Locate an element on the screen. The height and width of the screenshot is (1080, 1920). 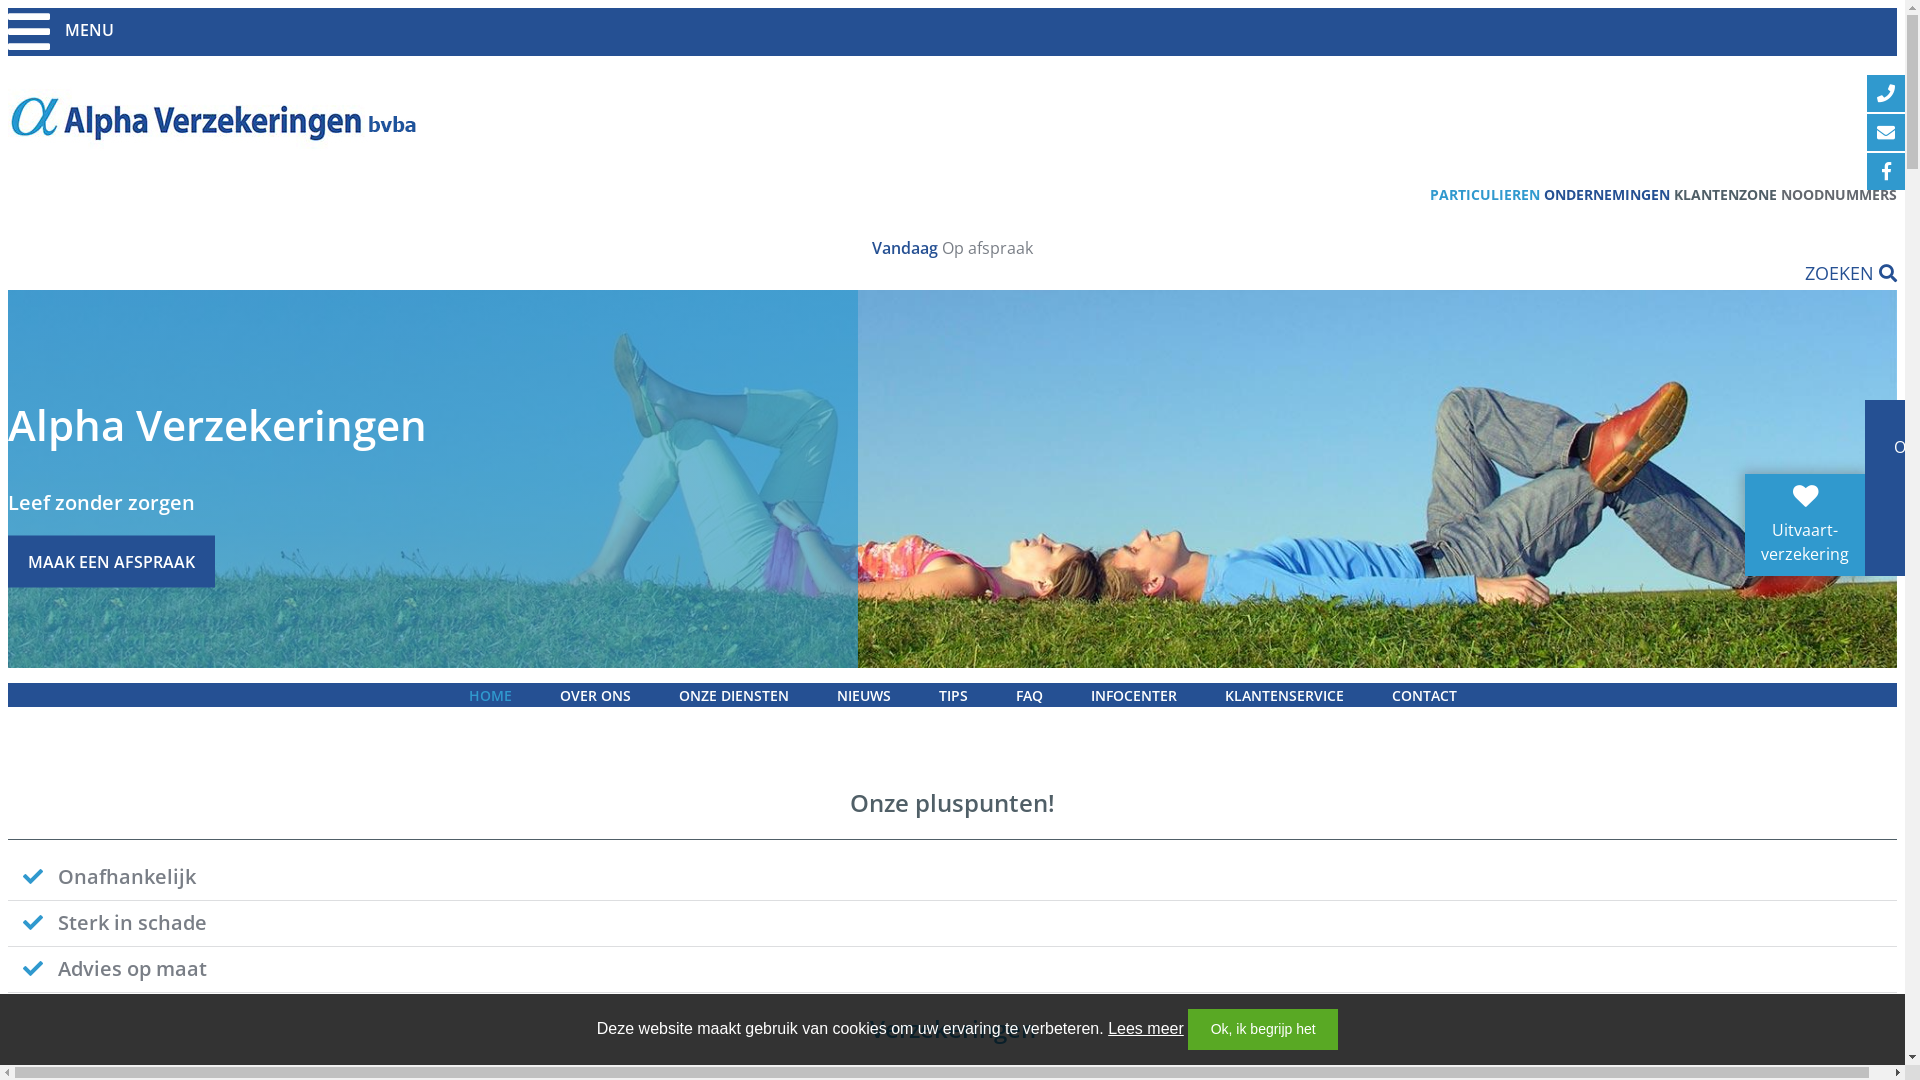
'HOME' is located at coordinates (489, 694).